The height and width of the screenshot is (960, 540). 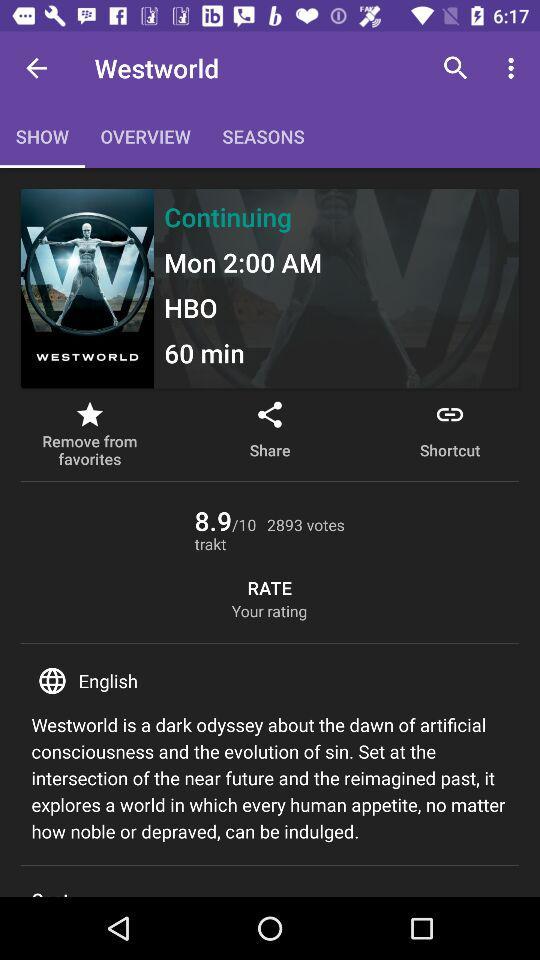 What do you see at coordinates (270, 434) in the screenshot?
I see `the item to the right of the remove from favorites item` at bounding box center [270, 434].